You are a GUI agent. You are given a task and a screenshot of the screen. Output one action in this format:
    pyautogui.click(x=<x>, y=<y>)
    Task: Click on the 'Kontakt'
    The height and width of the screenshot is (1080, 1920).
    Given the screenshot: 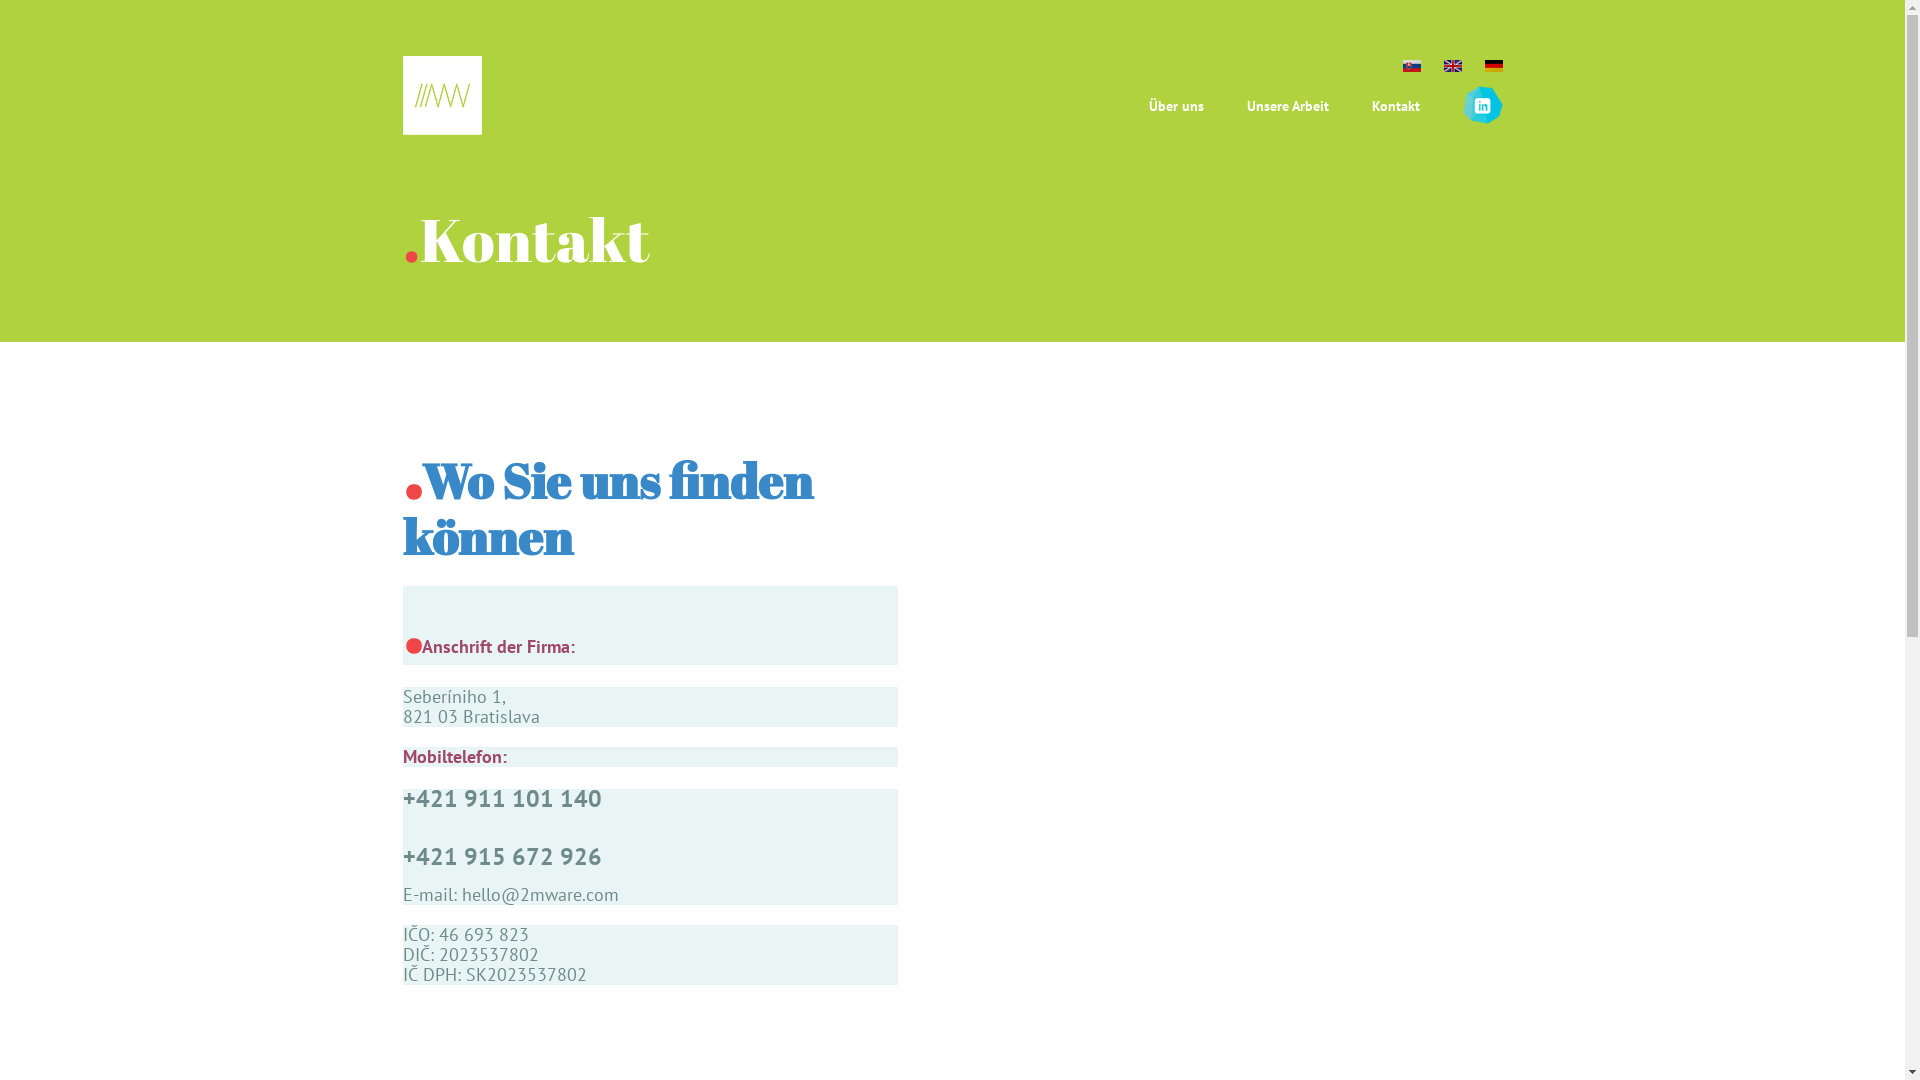 What is the action you would take?
    pyautogui.click(x=1395, y=105)
    